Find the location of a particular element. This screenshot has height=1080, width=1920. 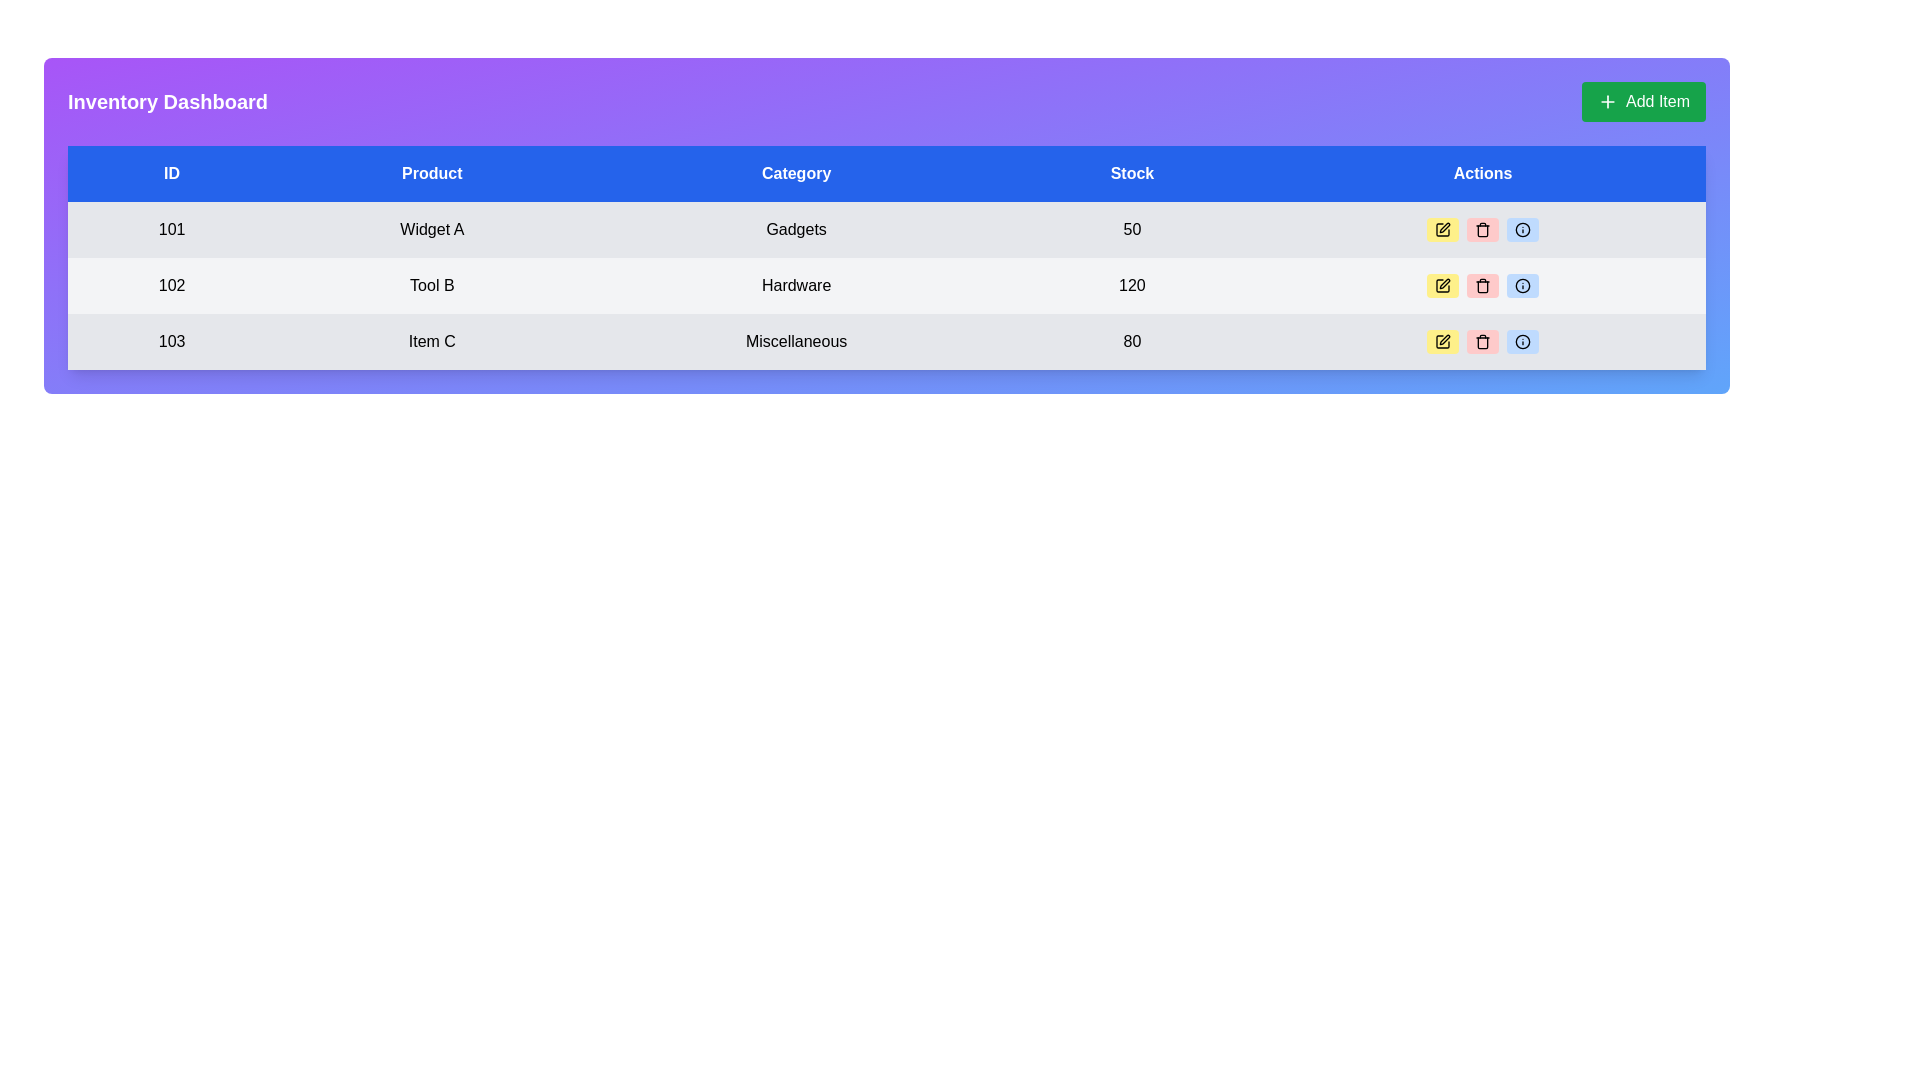

the edit button in the 'Actions' column for the third row associated with 'Item C' is located at coordinates (1443, 341).